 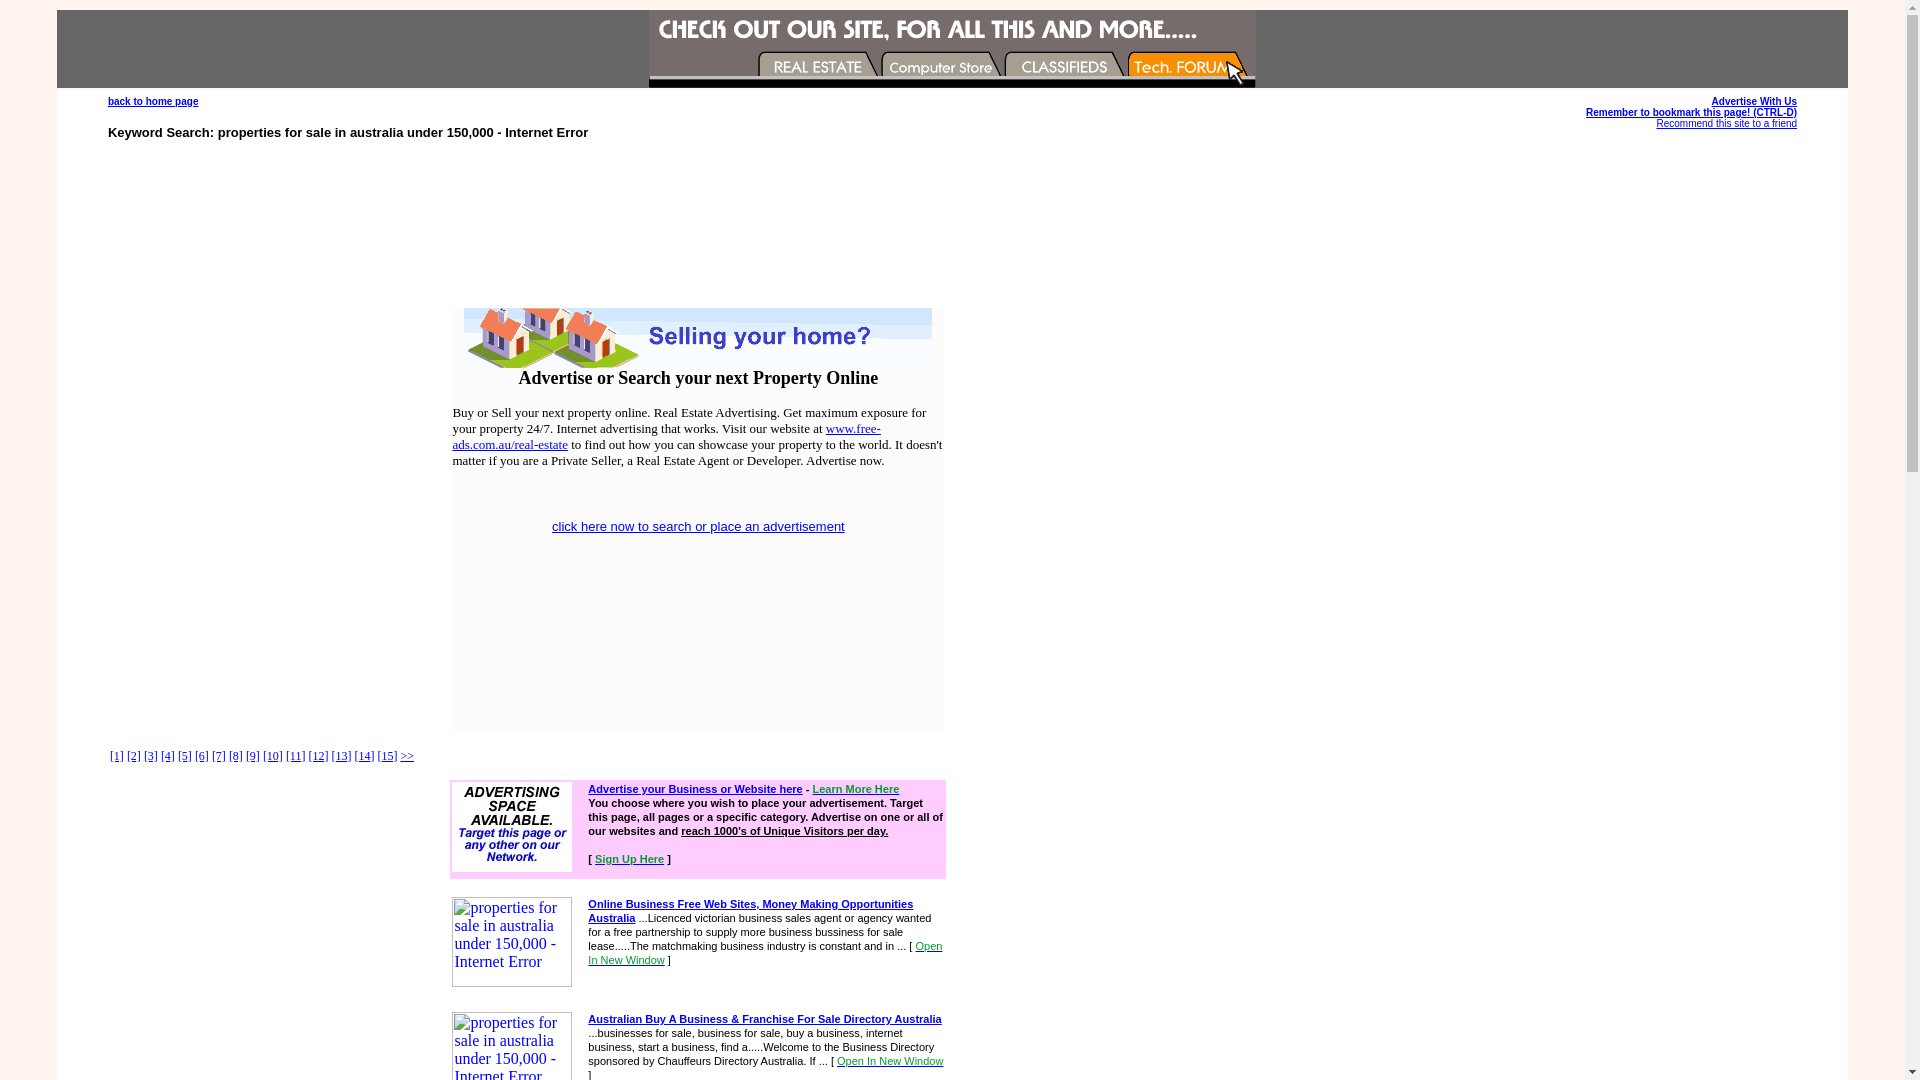 I want to click on '[13]', so click(x=331, y=756).